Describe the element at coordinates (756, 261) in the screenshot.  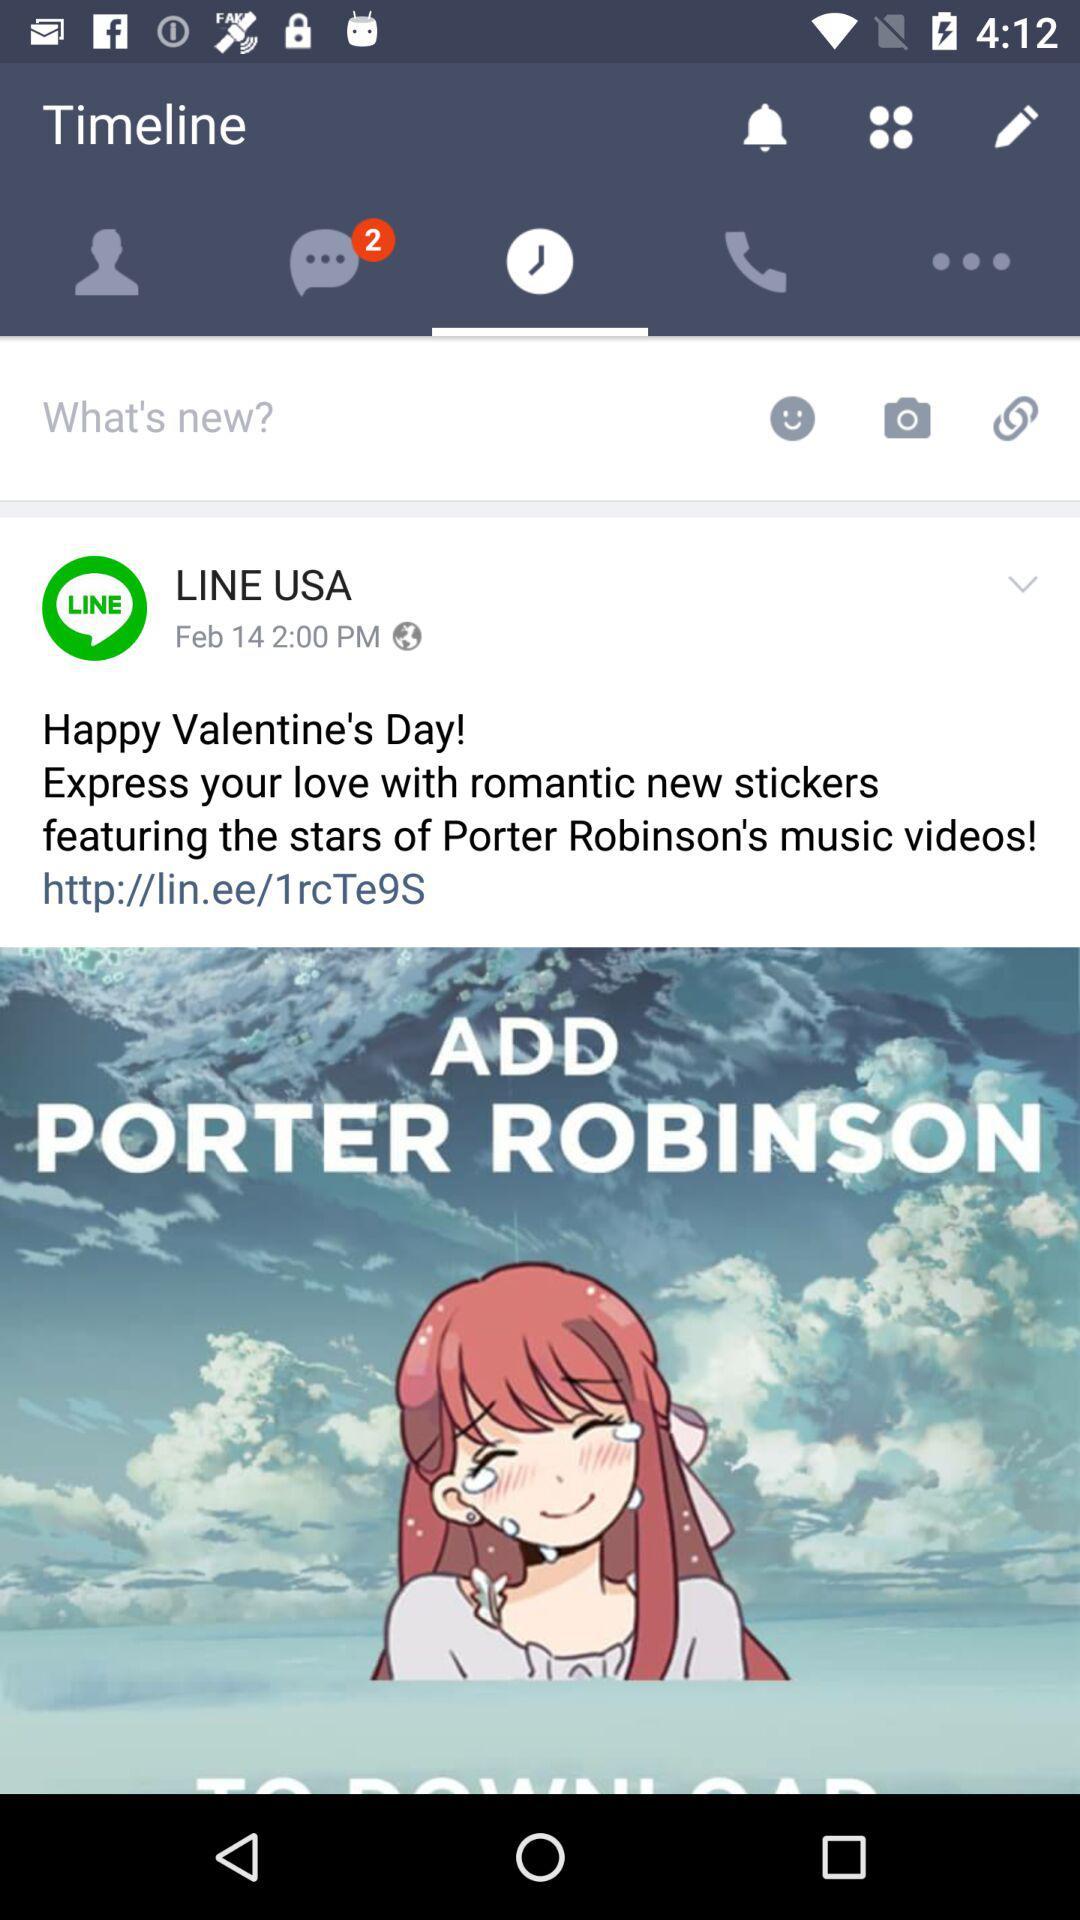
I see `the call icon` at that location.